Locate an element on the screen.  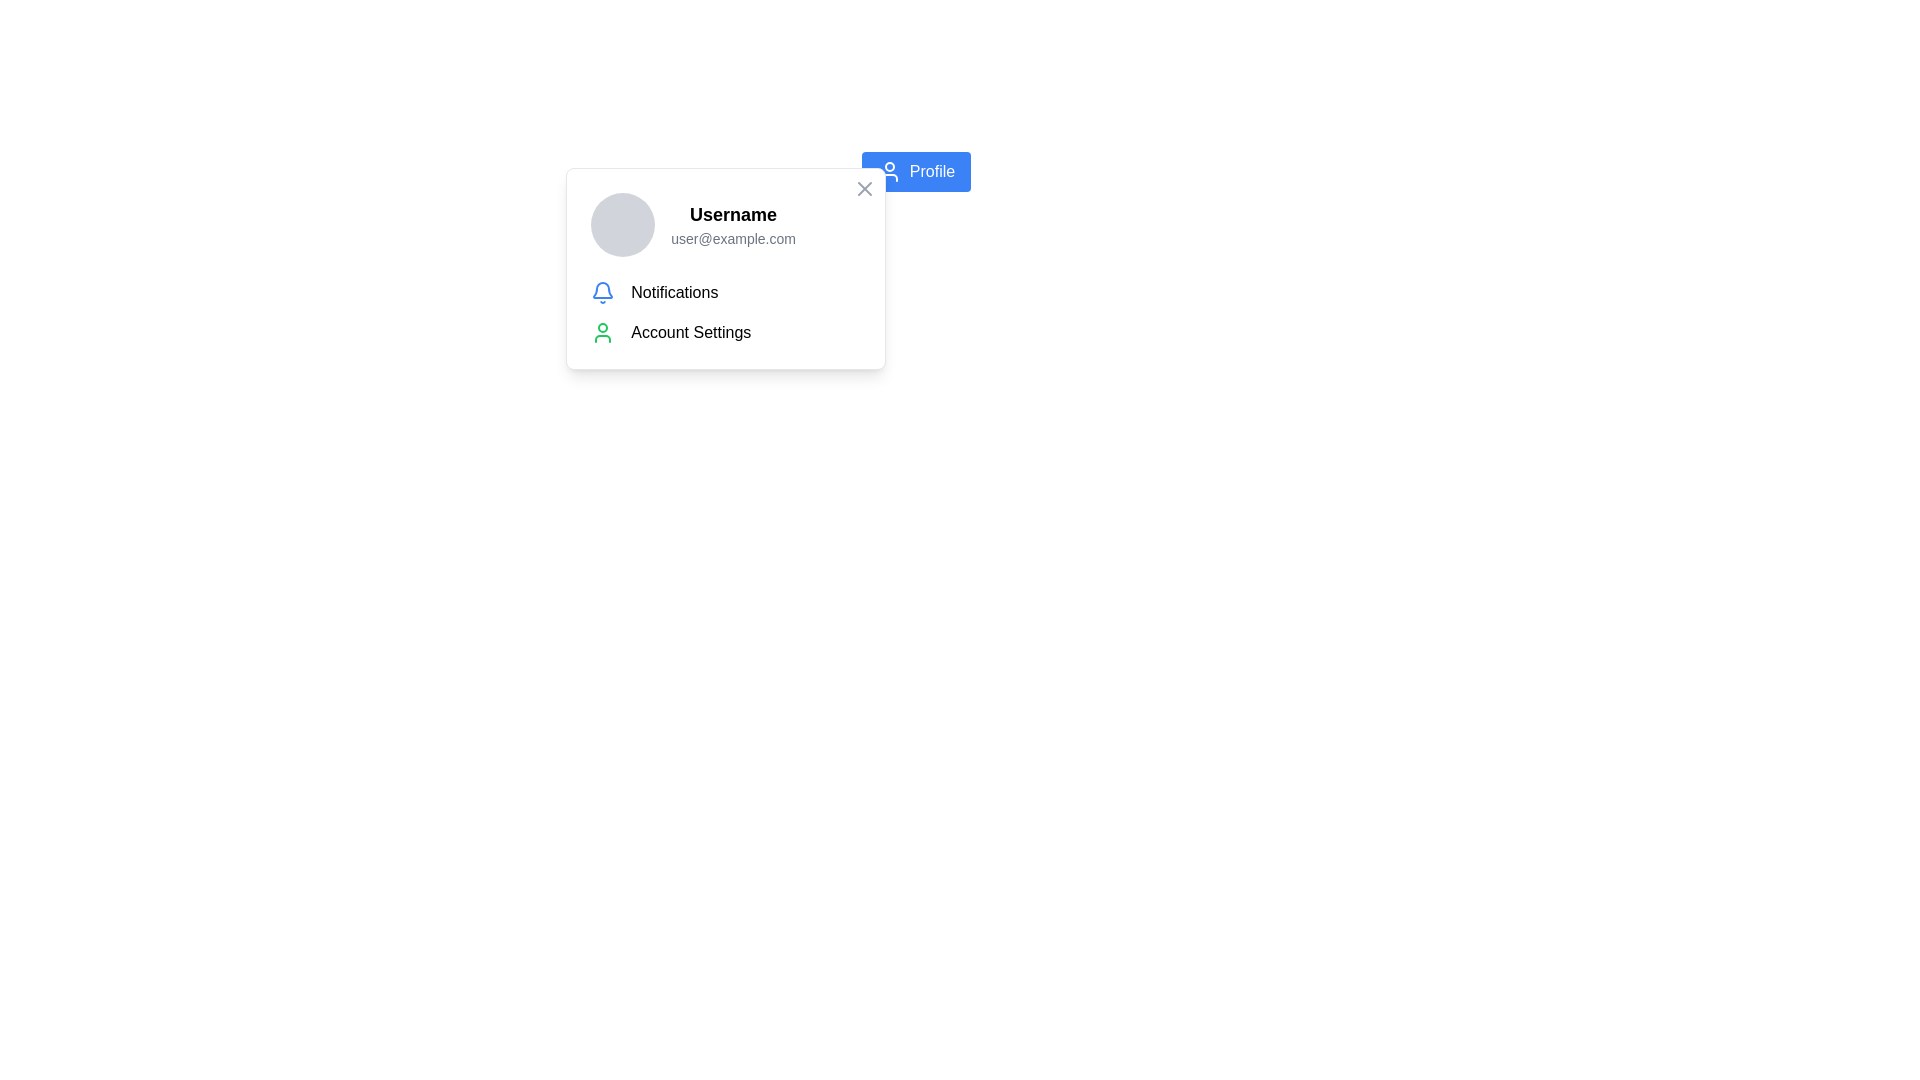
the Information Display that shows the username 'Username' and email 'user@example.com', located inside the profile drop-down panel to the right of the avatar icon is located at coordinates (732, 224).